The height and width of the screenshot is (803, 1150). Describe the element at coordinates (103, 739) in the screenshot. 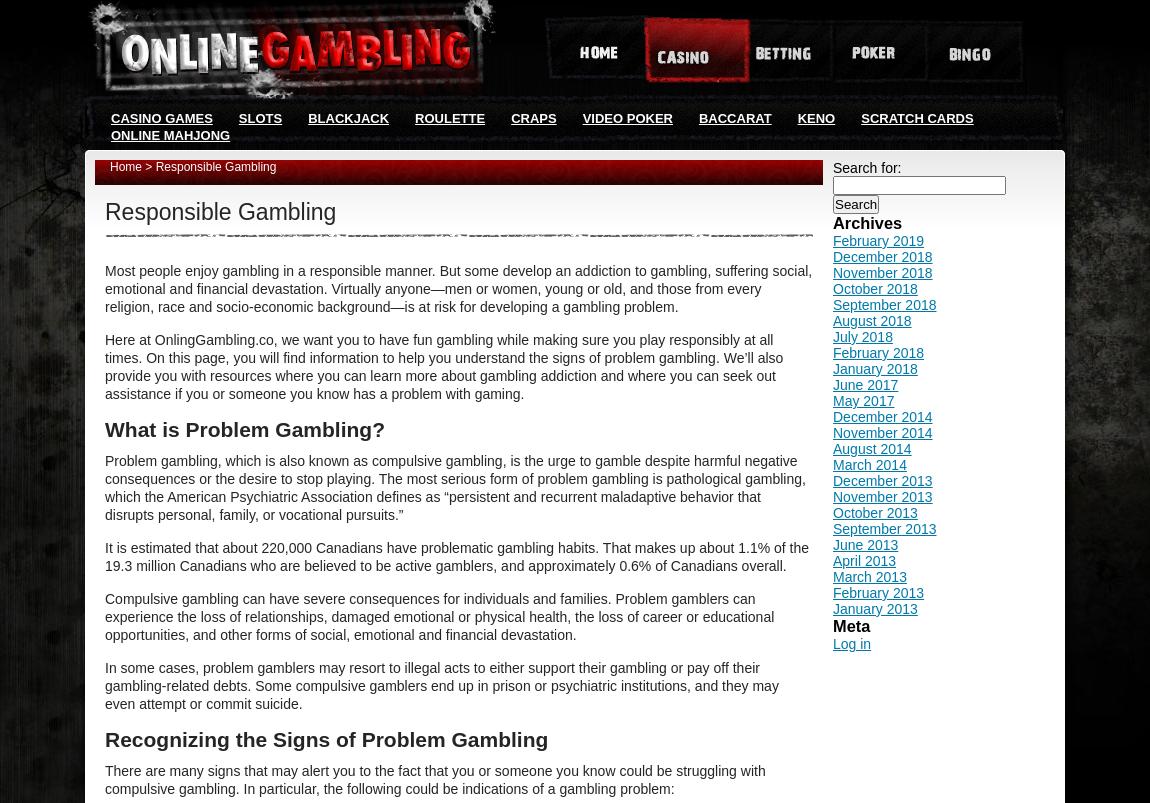

I see `'Recognizing the Signs of Problem Gambling'` at that location.